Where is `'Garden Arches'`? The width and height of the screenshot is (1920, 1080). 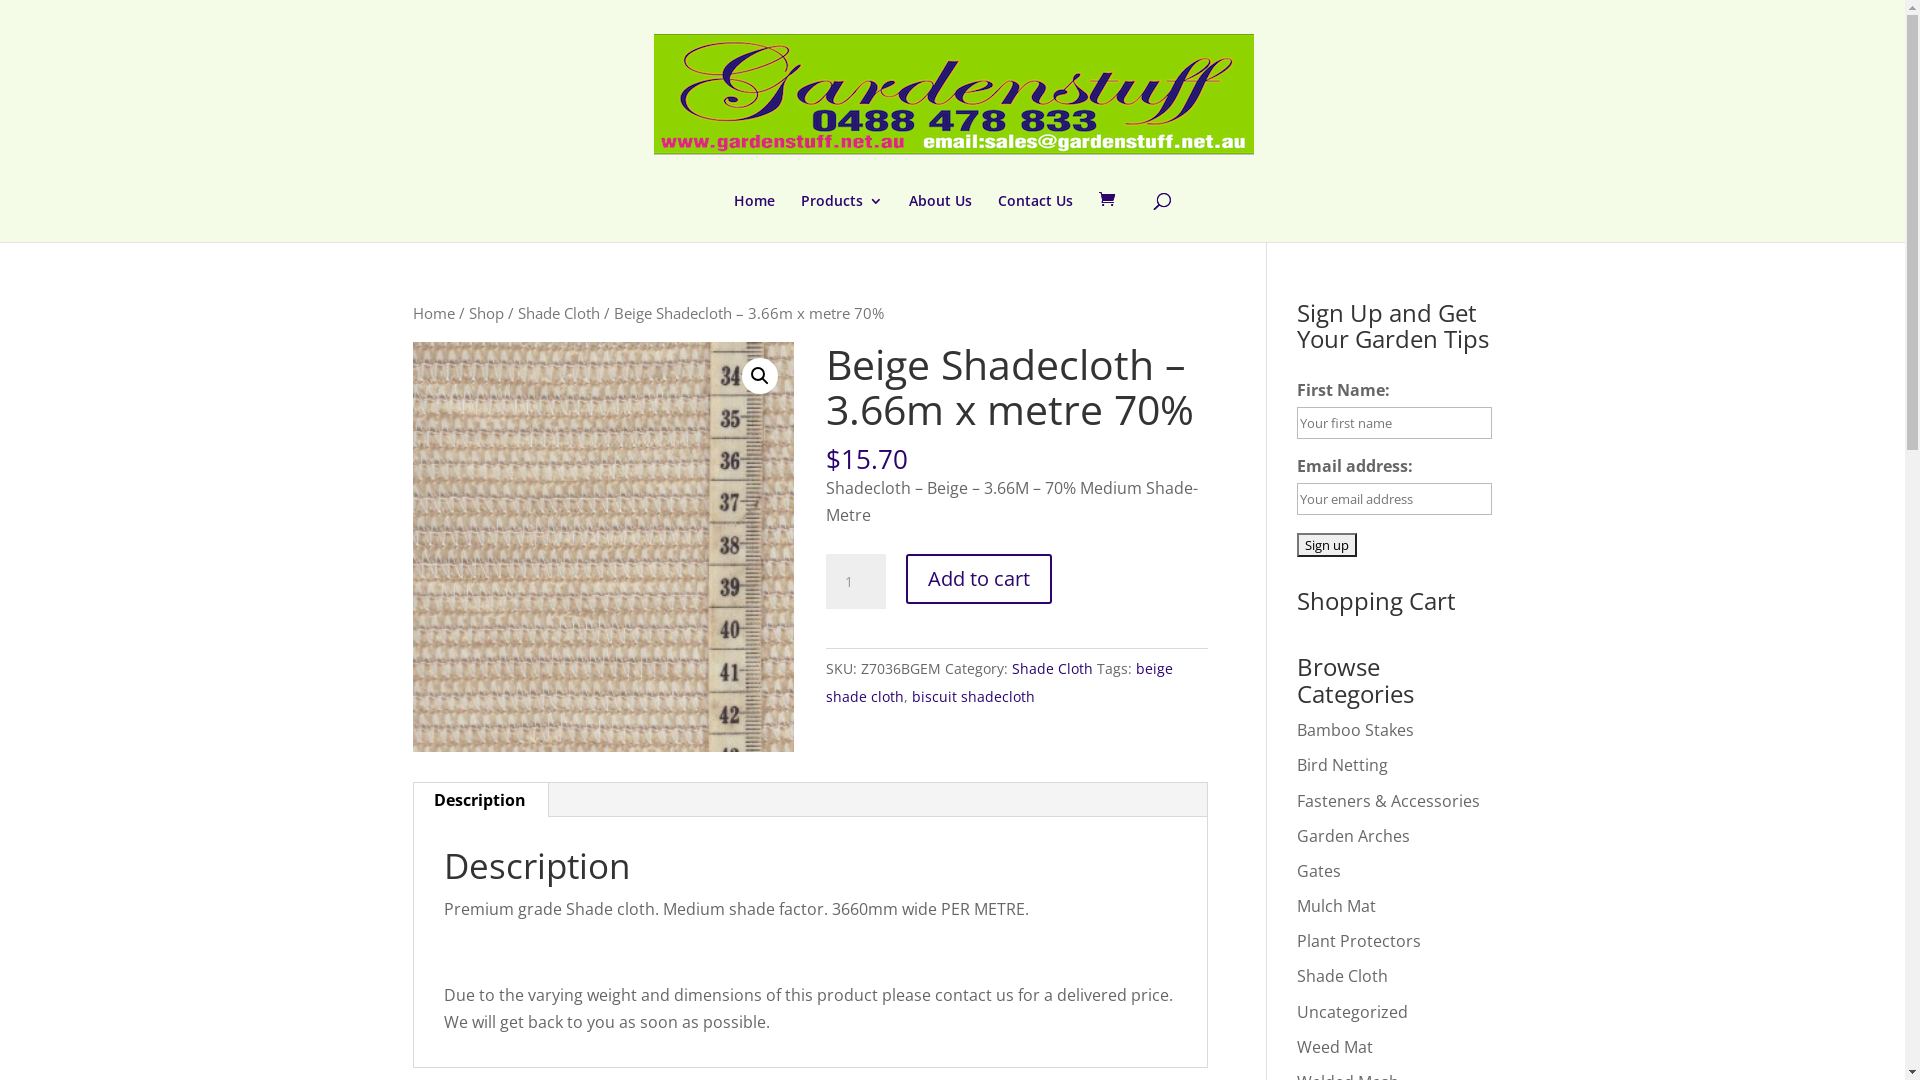
'Garden Arches' is located at coordinates (1353, 836).